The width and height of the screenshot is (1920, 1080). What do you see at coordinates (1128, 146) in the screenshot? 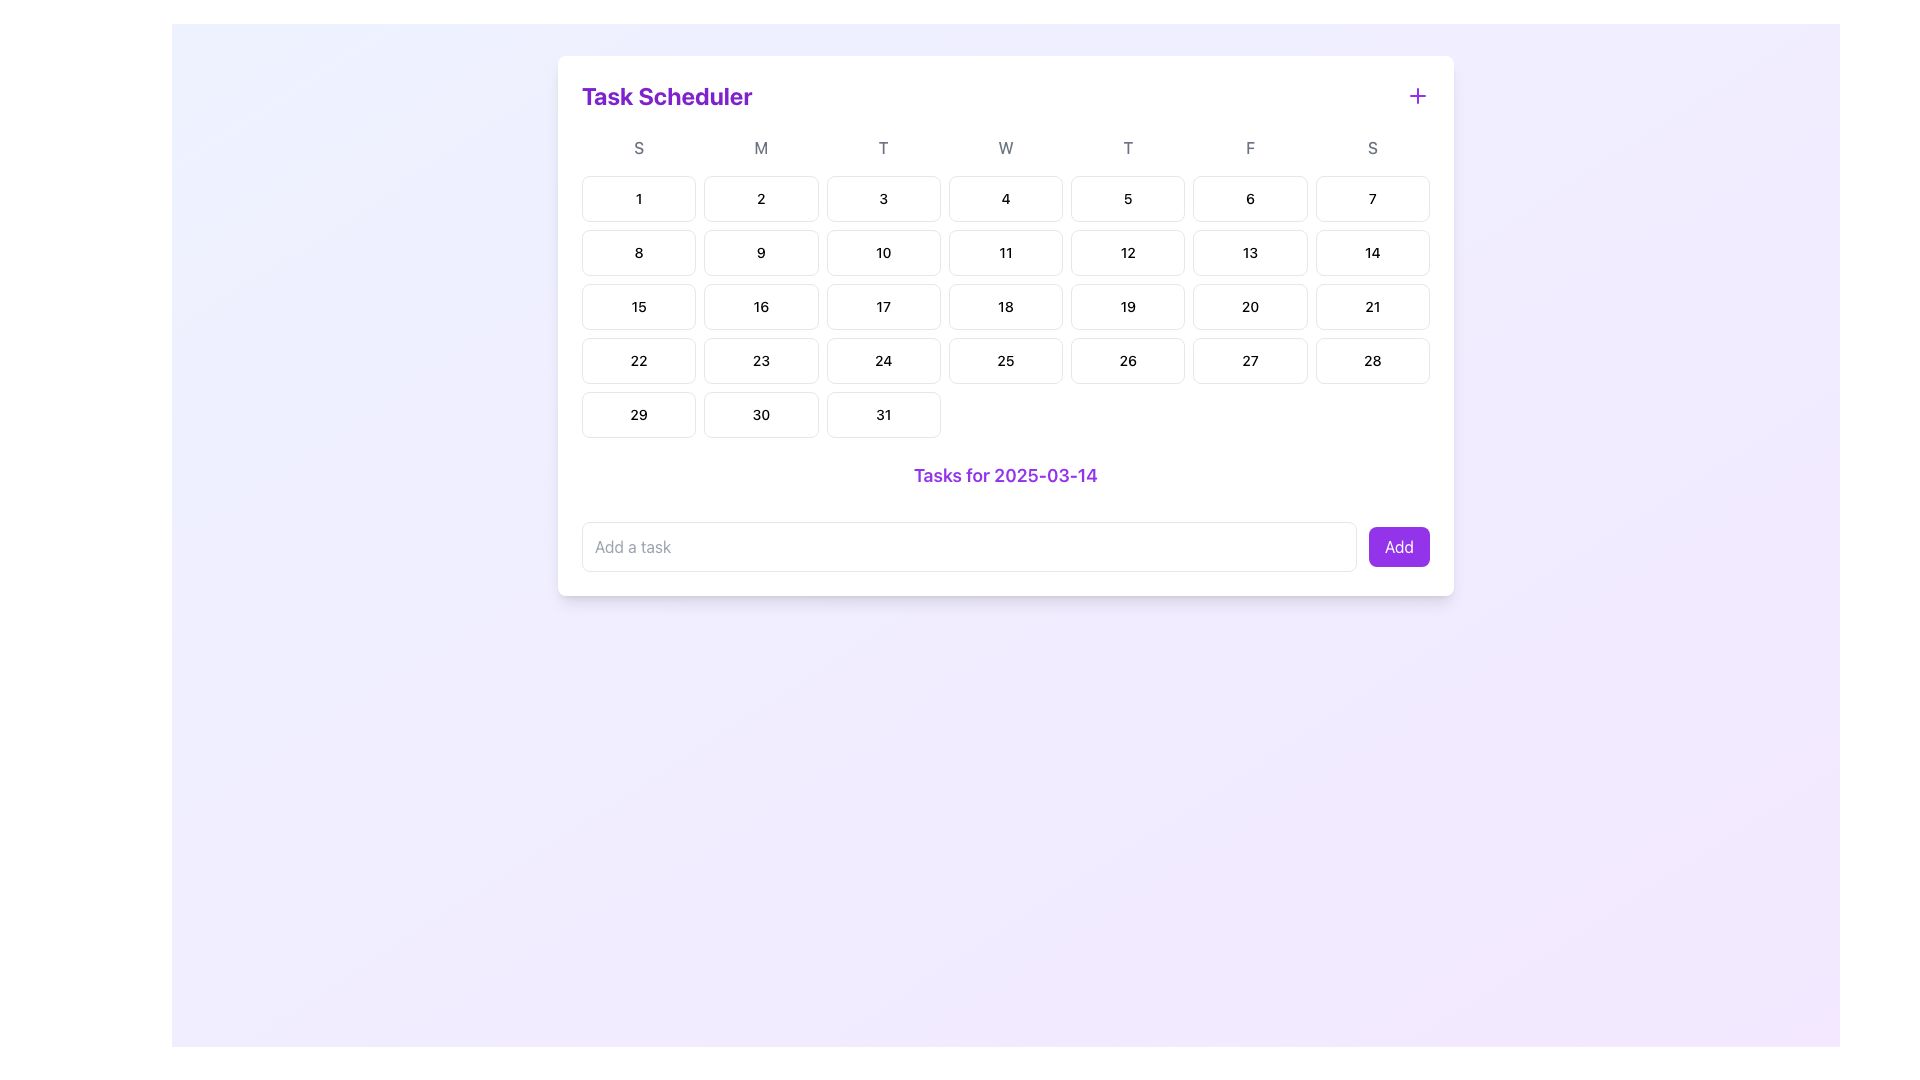
I see `the Text label displaying the capital letter 'T' for Thursday, styled in light gray and located in the center of the days of the week grid` at bounding box center [1128, 146].